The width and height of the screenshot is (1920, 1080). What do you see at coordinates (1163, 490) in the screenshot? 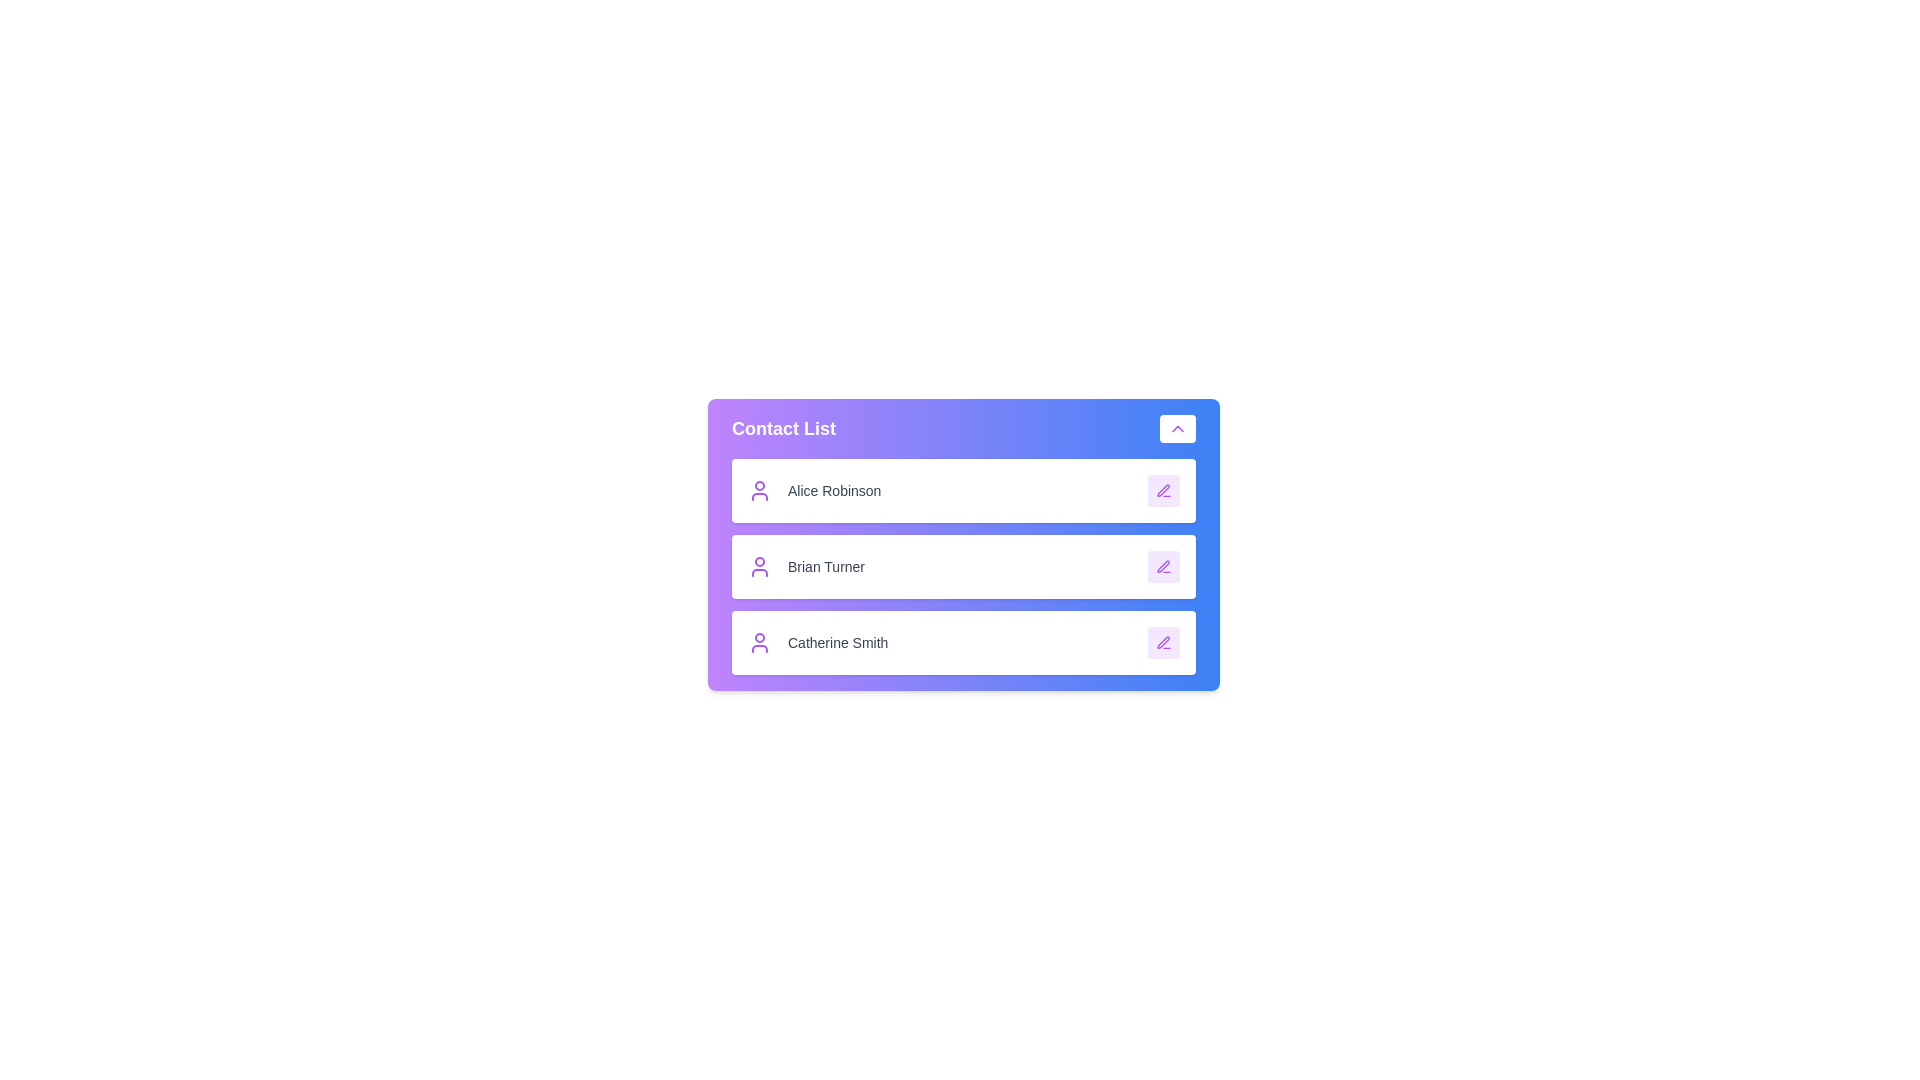
I see `the edit button of the list item Alice Robinson` at bounding box center [1163, 490].